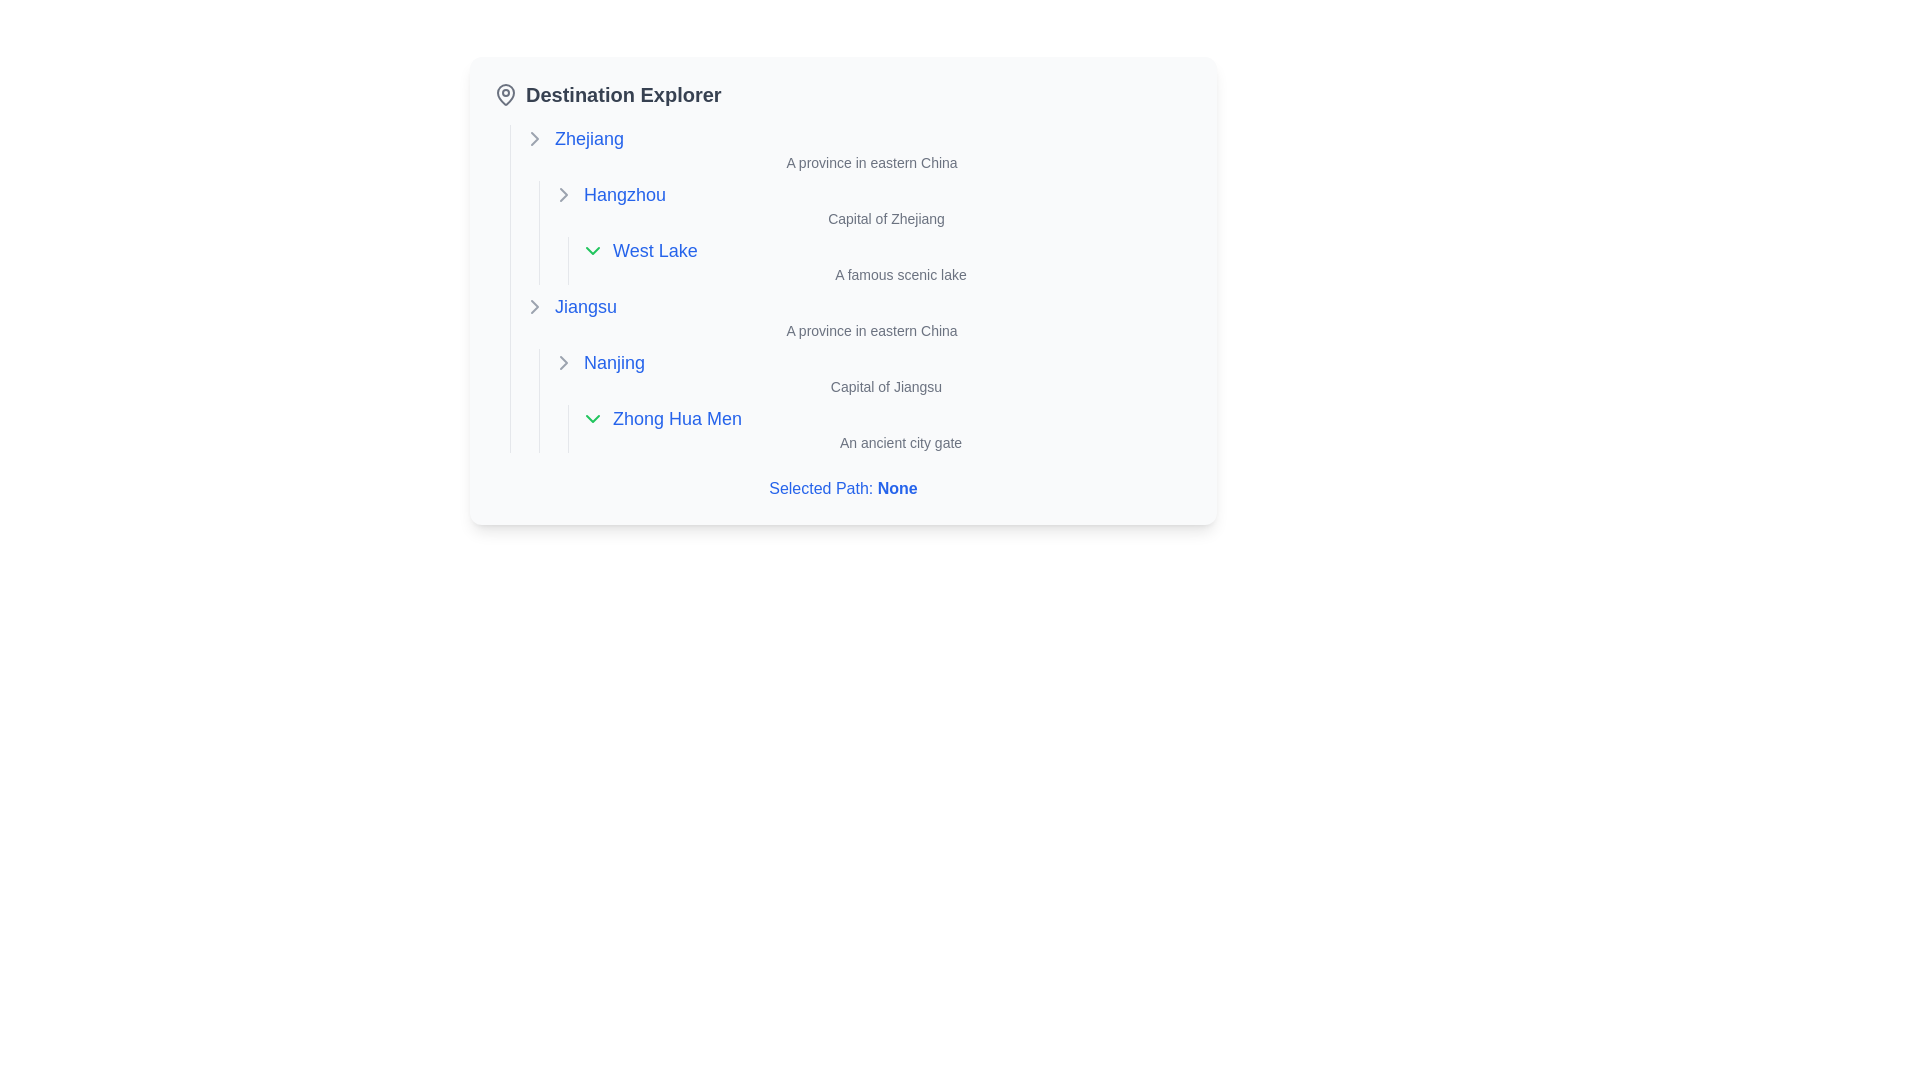  What do you see at coordinates (592, 418) in the screenshot?
I see `the green downward-pointing arrow icon located to the left of the text 'Zhong Hua Men' in the destination explorer to focus` at bounding box center [592, 418].